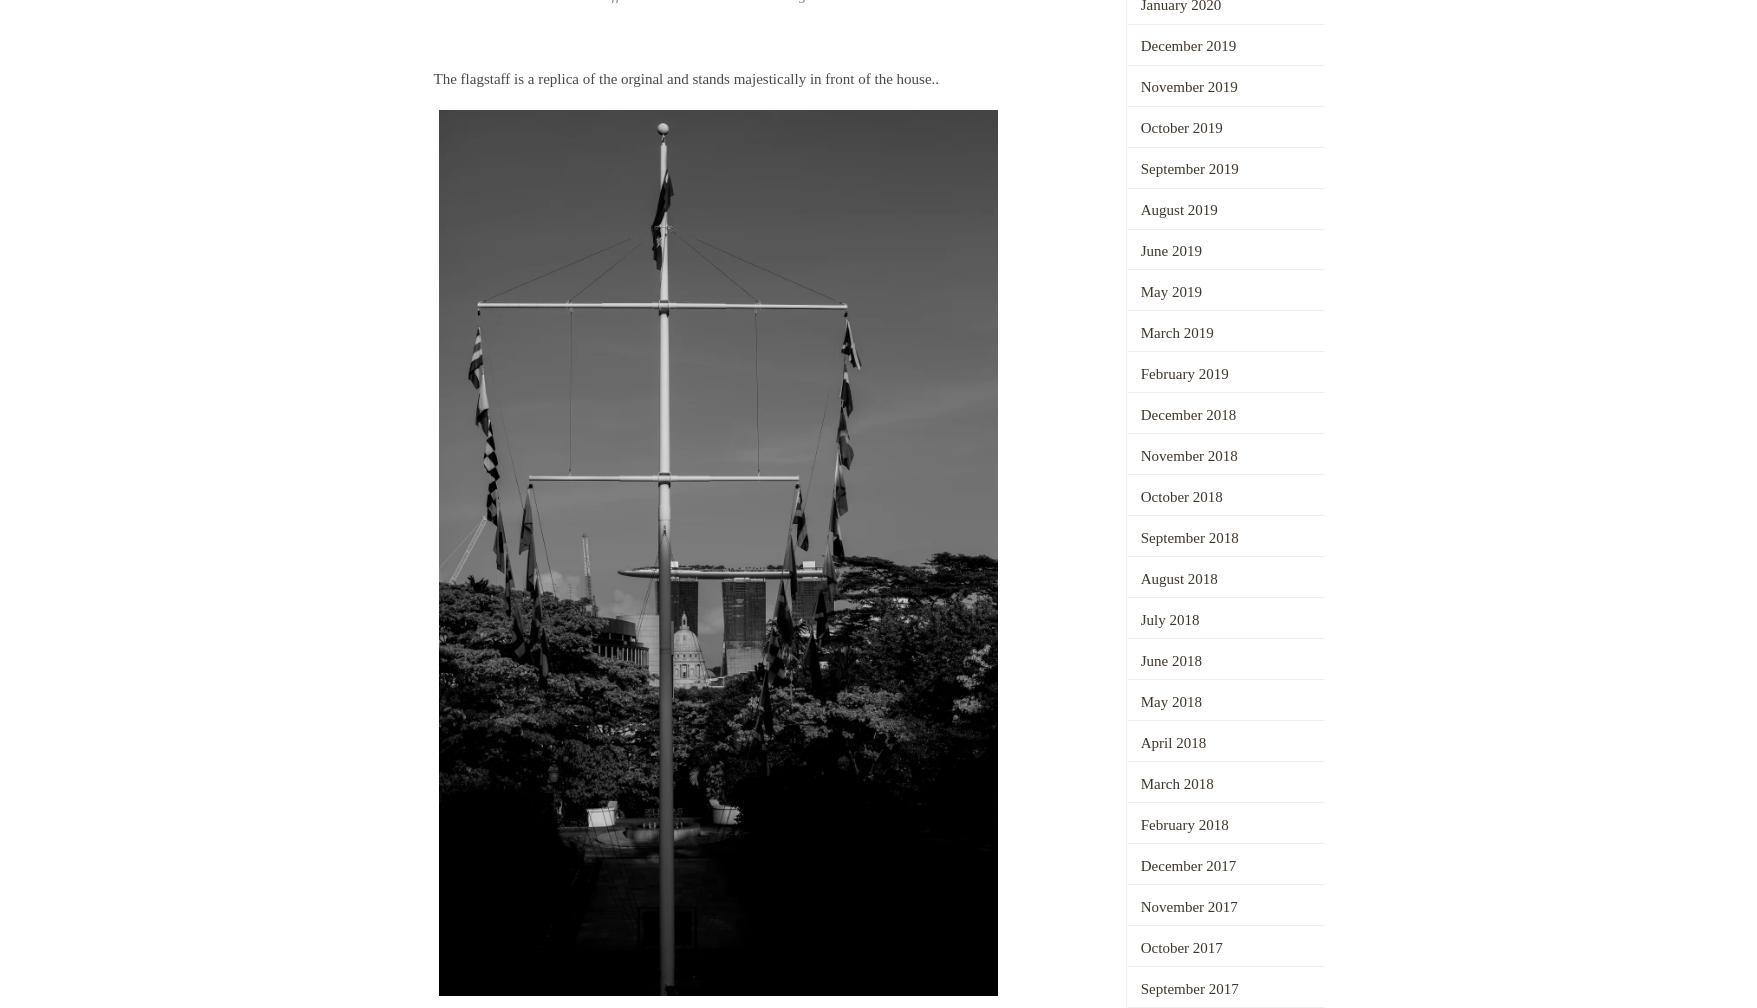  I want to click on 'June 2018', so click(1170, 660).